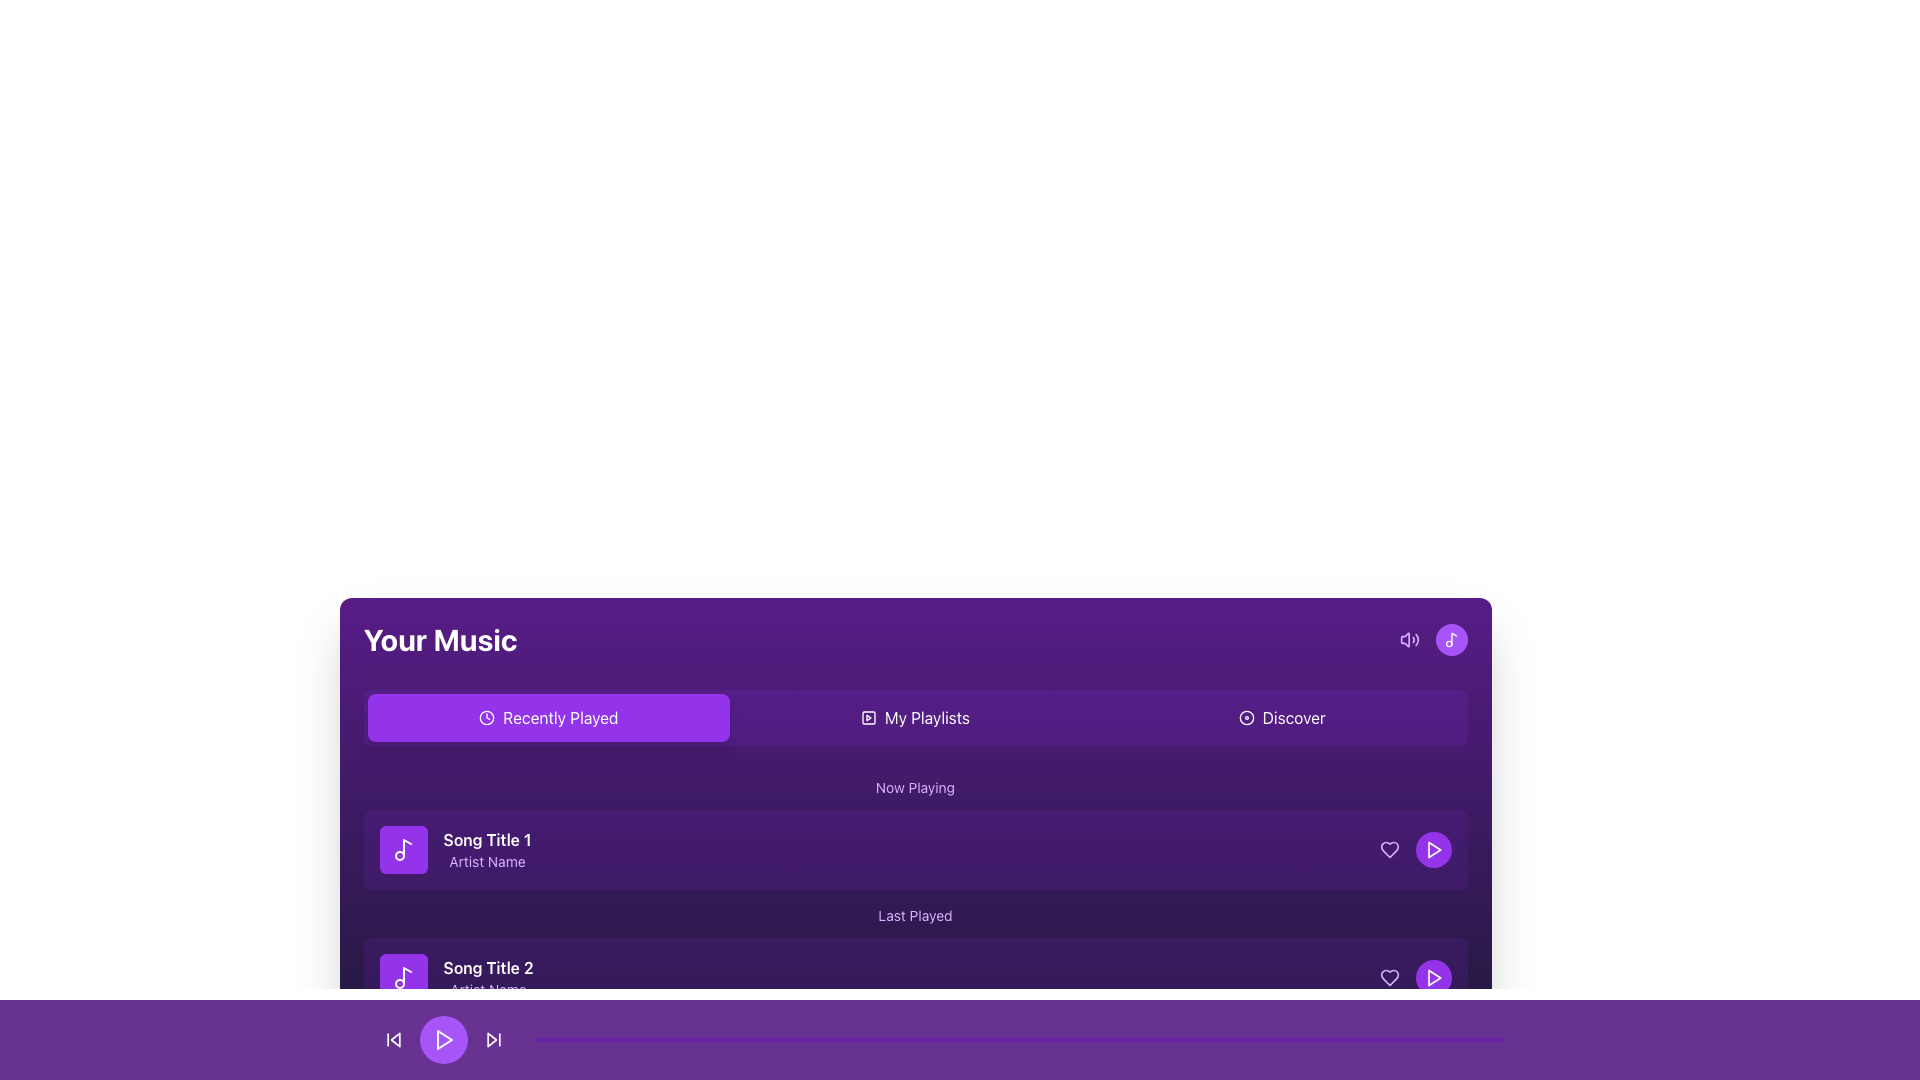  I want to click on the icon representing the song item in the 'Your Music' section, specifically the second item in the list, which has a square purple background, so click(402, 977).